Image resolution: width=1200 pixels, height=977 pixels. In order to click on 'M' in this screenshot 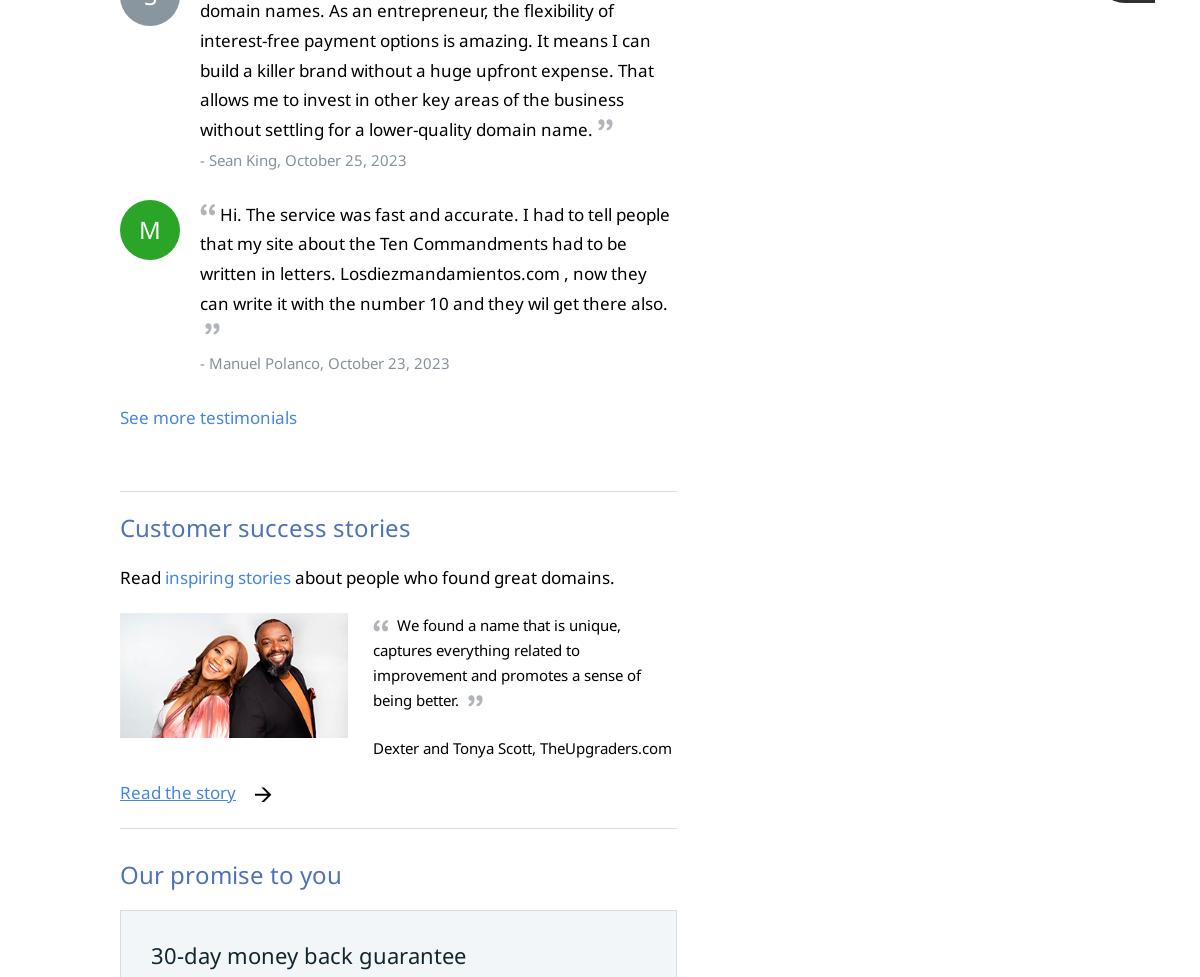, I will do `click(150, 227)`.